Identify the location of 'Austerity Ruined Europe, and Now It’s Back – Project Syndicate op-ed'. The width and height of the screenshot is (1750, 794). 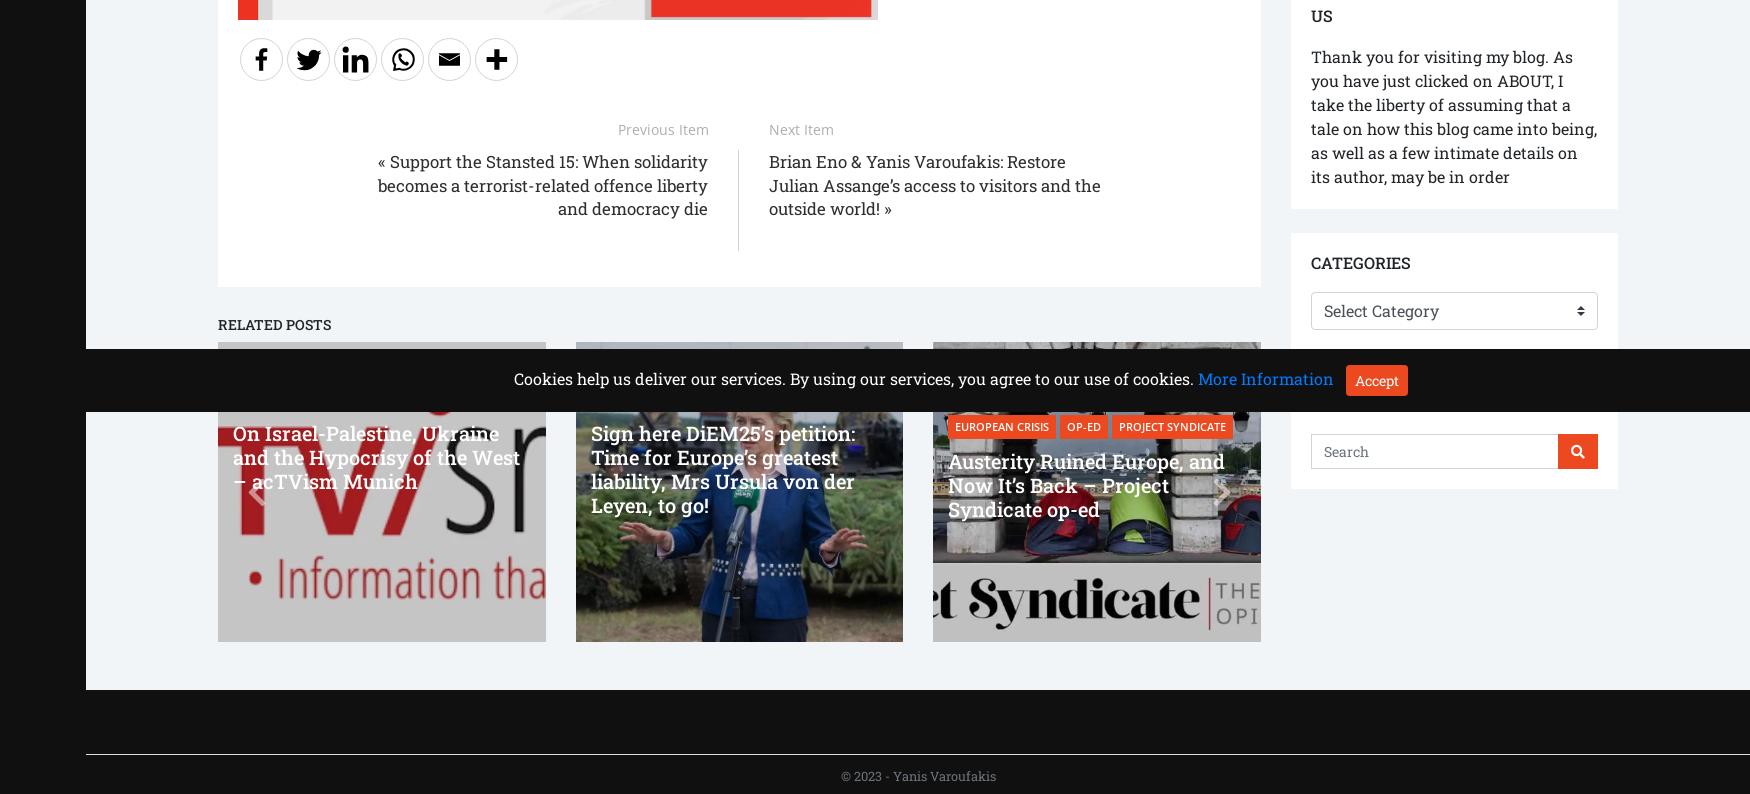
(1086, 483).